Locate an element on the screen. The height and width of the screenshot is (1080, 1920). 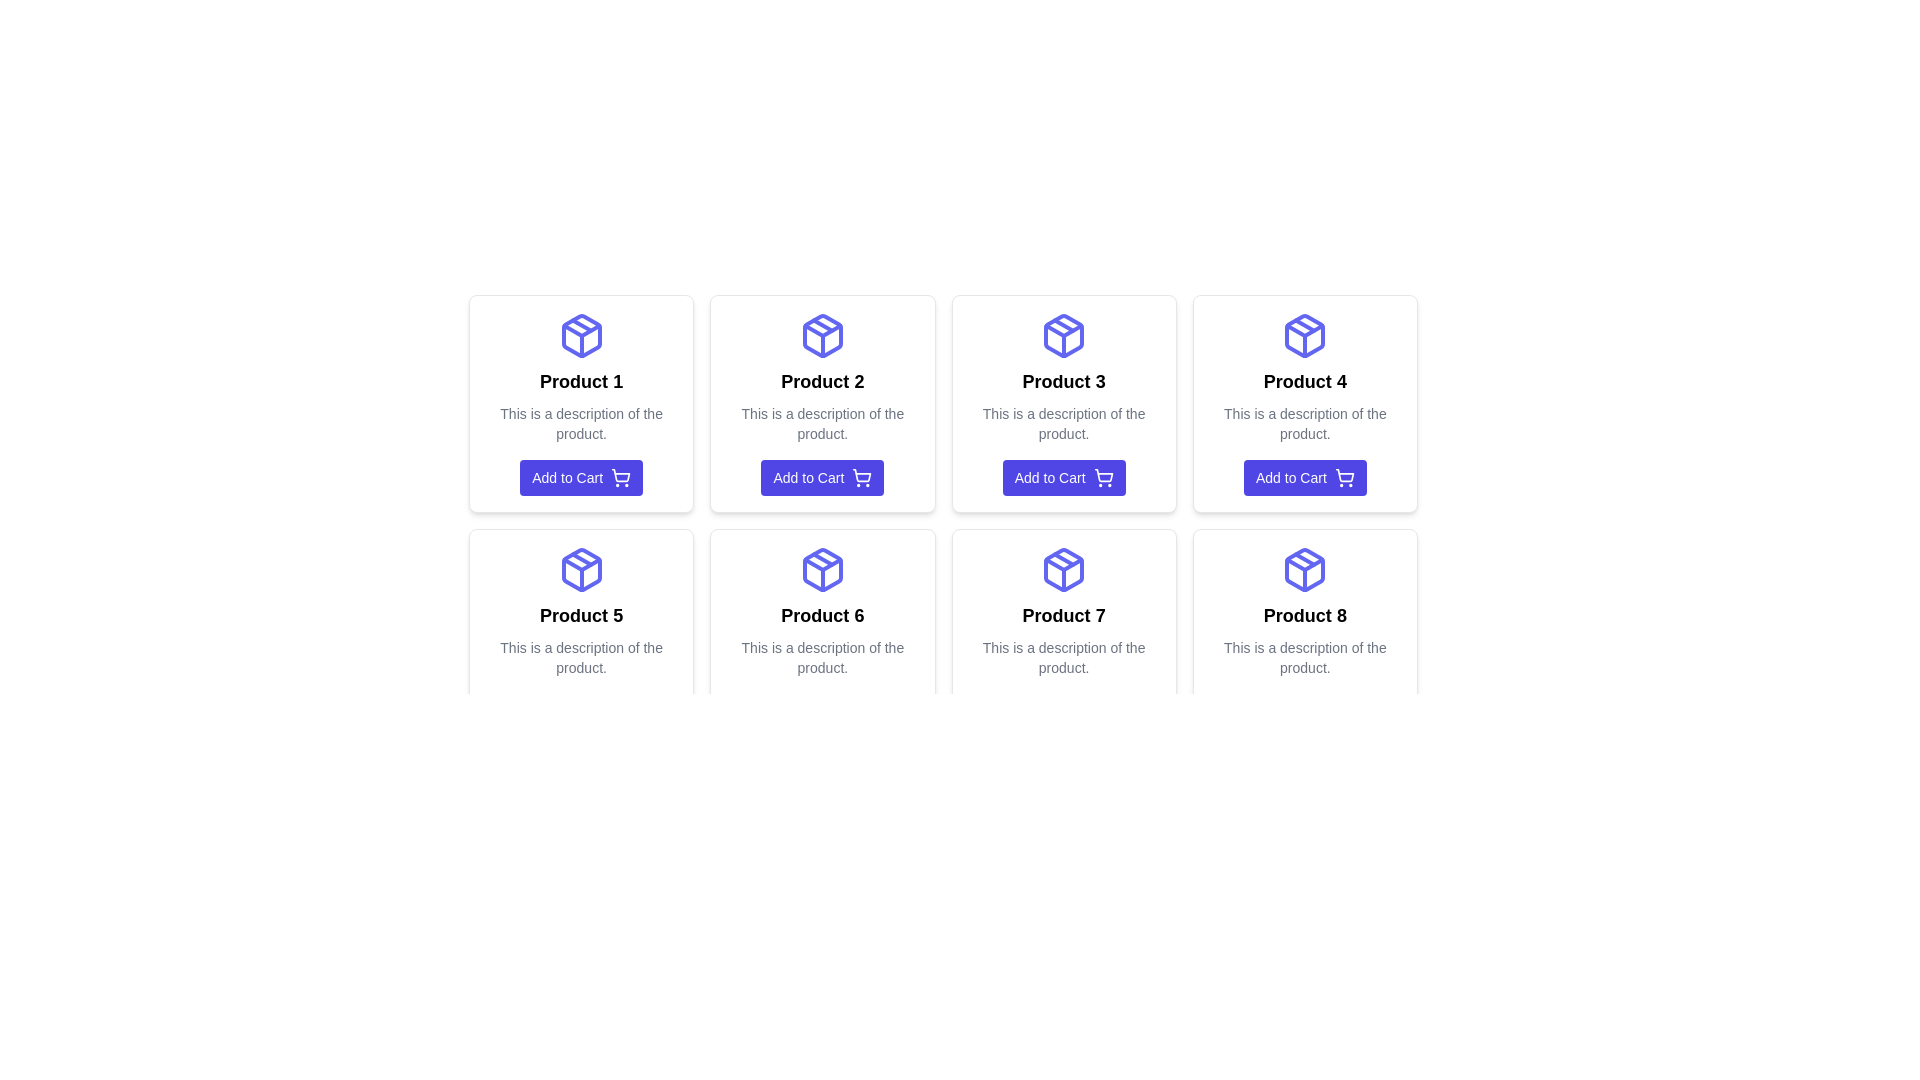
the 'Add to Cart' button located at the bottom of the 'Product 3' card, which has a vivid indigo background and contains a shopping cart icon is located at coordinates (1063, 478).